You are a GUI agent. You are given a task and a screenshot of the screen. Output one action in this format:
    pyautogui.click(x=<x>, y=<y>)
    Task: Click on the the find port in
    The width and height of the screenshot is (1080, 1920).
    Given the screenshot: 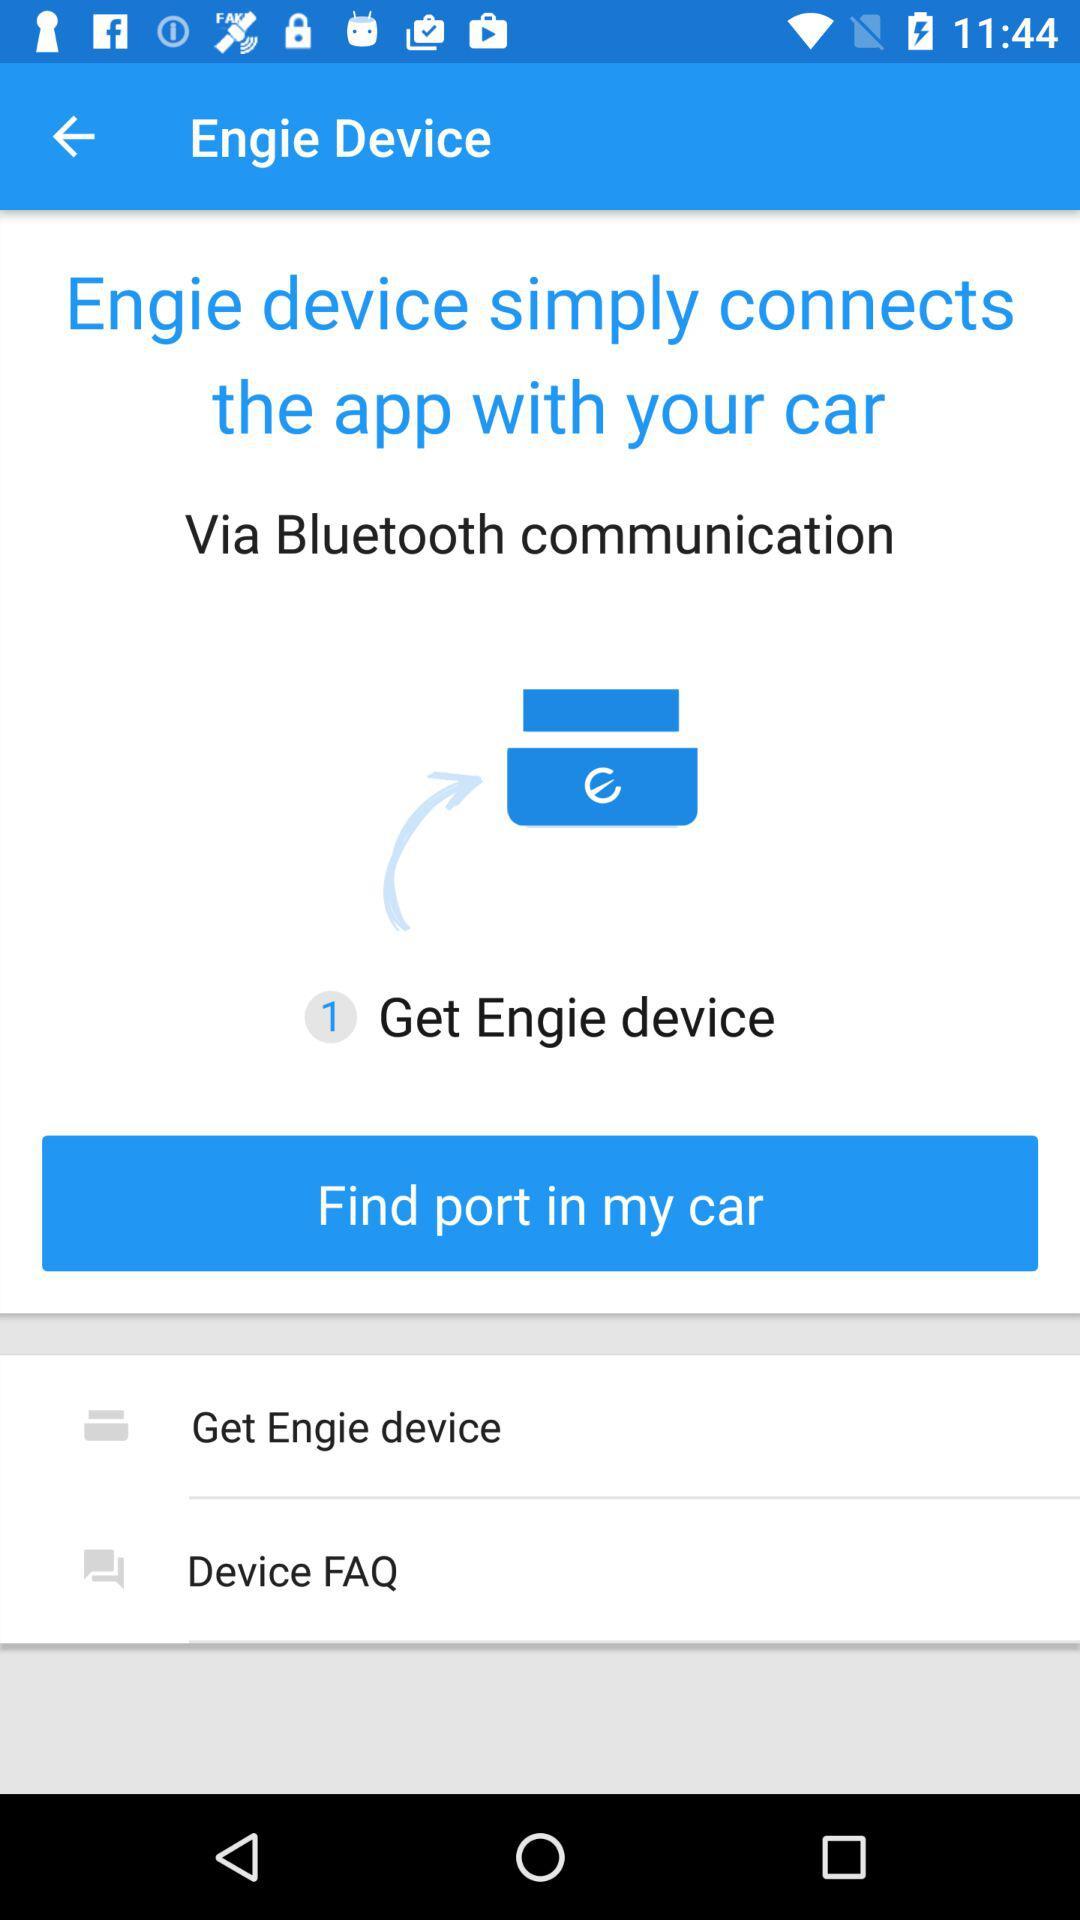 What is the action you would take?
    pyautogui.click(x=540, y=1202)
    